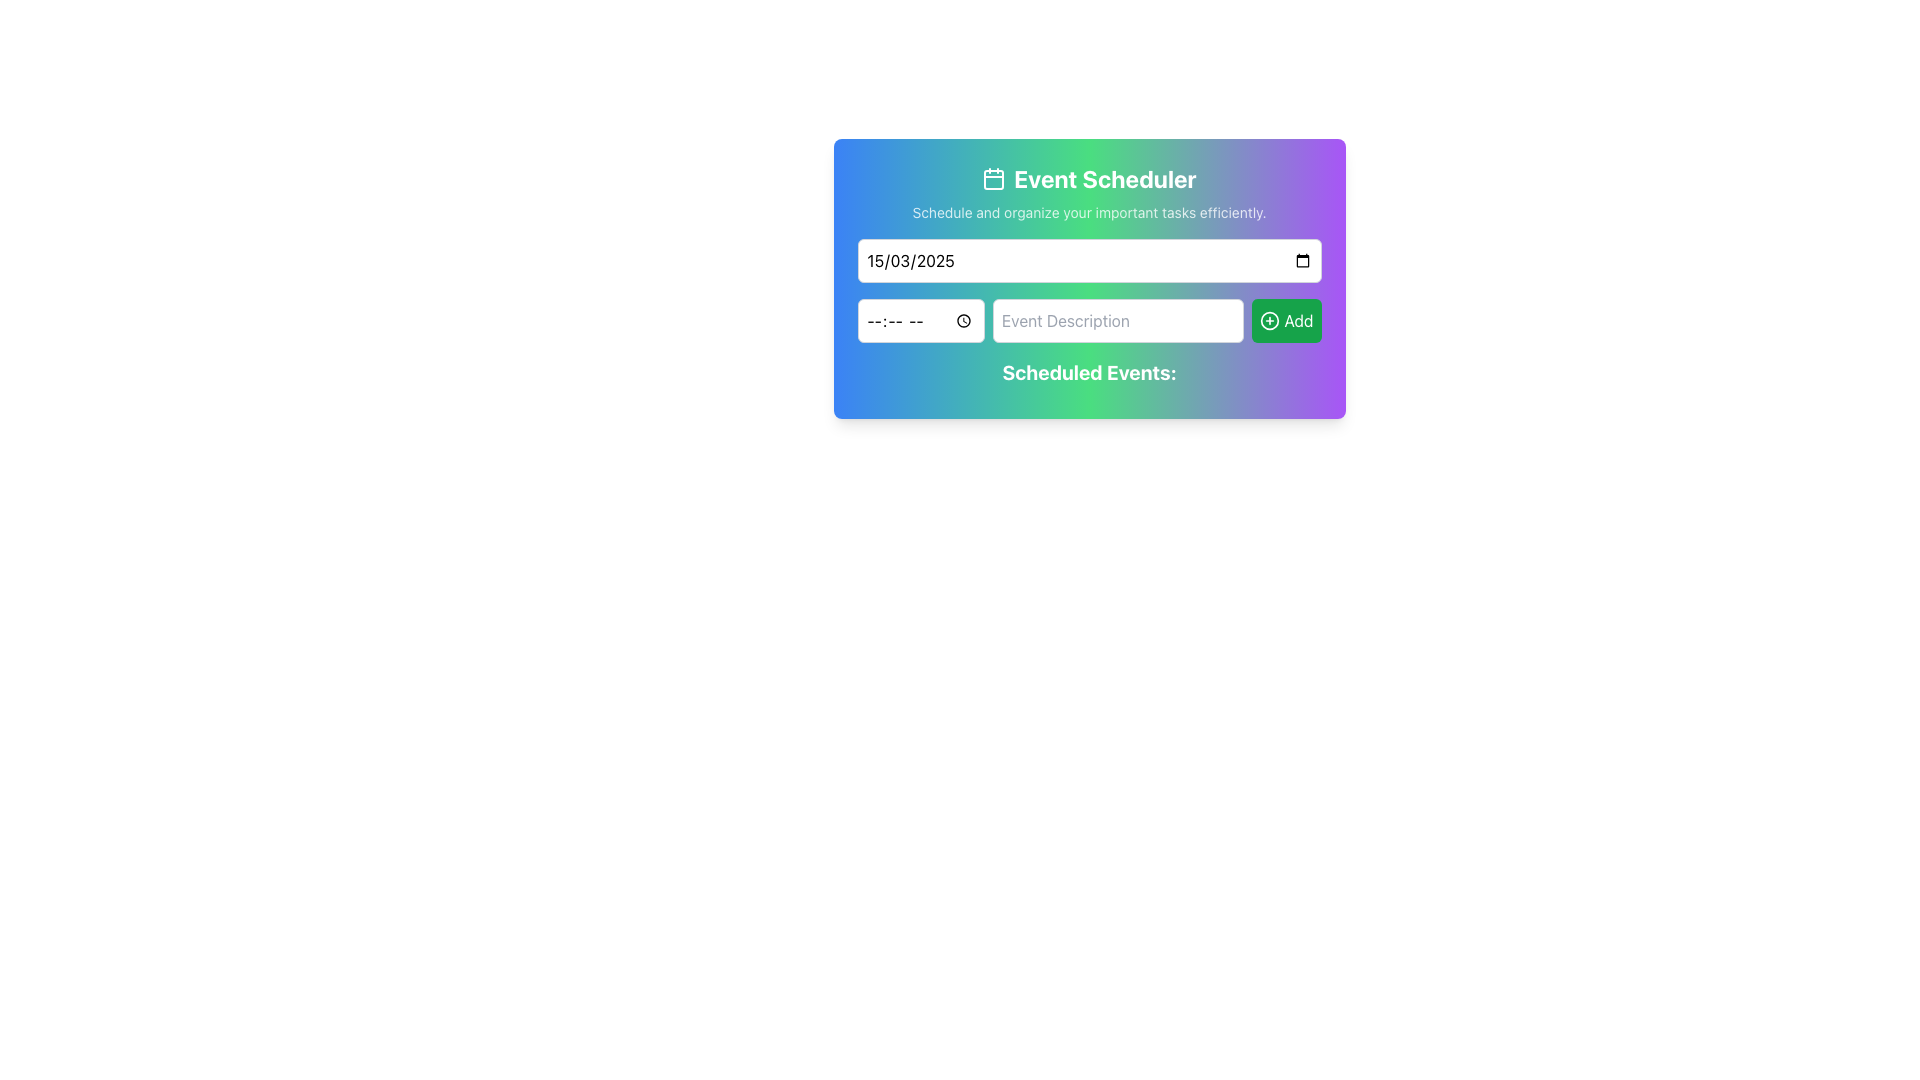 This screenshot has height=1080, width=1920. I want to click on the calendar icon located to the left of the 'Event Scheduler' text, so click(994, 177).